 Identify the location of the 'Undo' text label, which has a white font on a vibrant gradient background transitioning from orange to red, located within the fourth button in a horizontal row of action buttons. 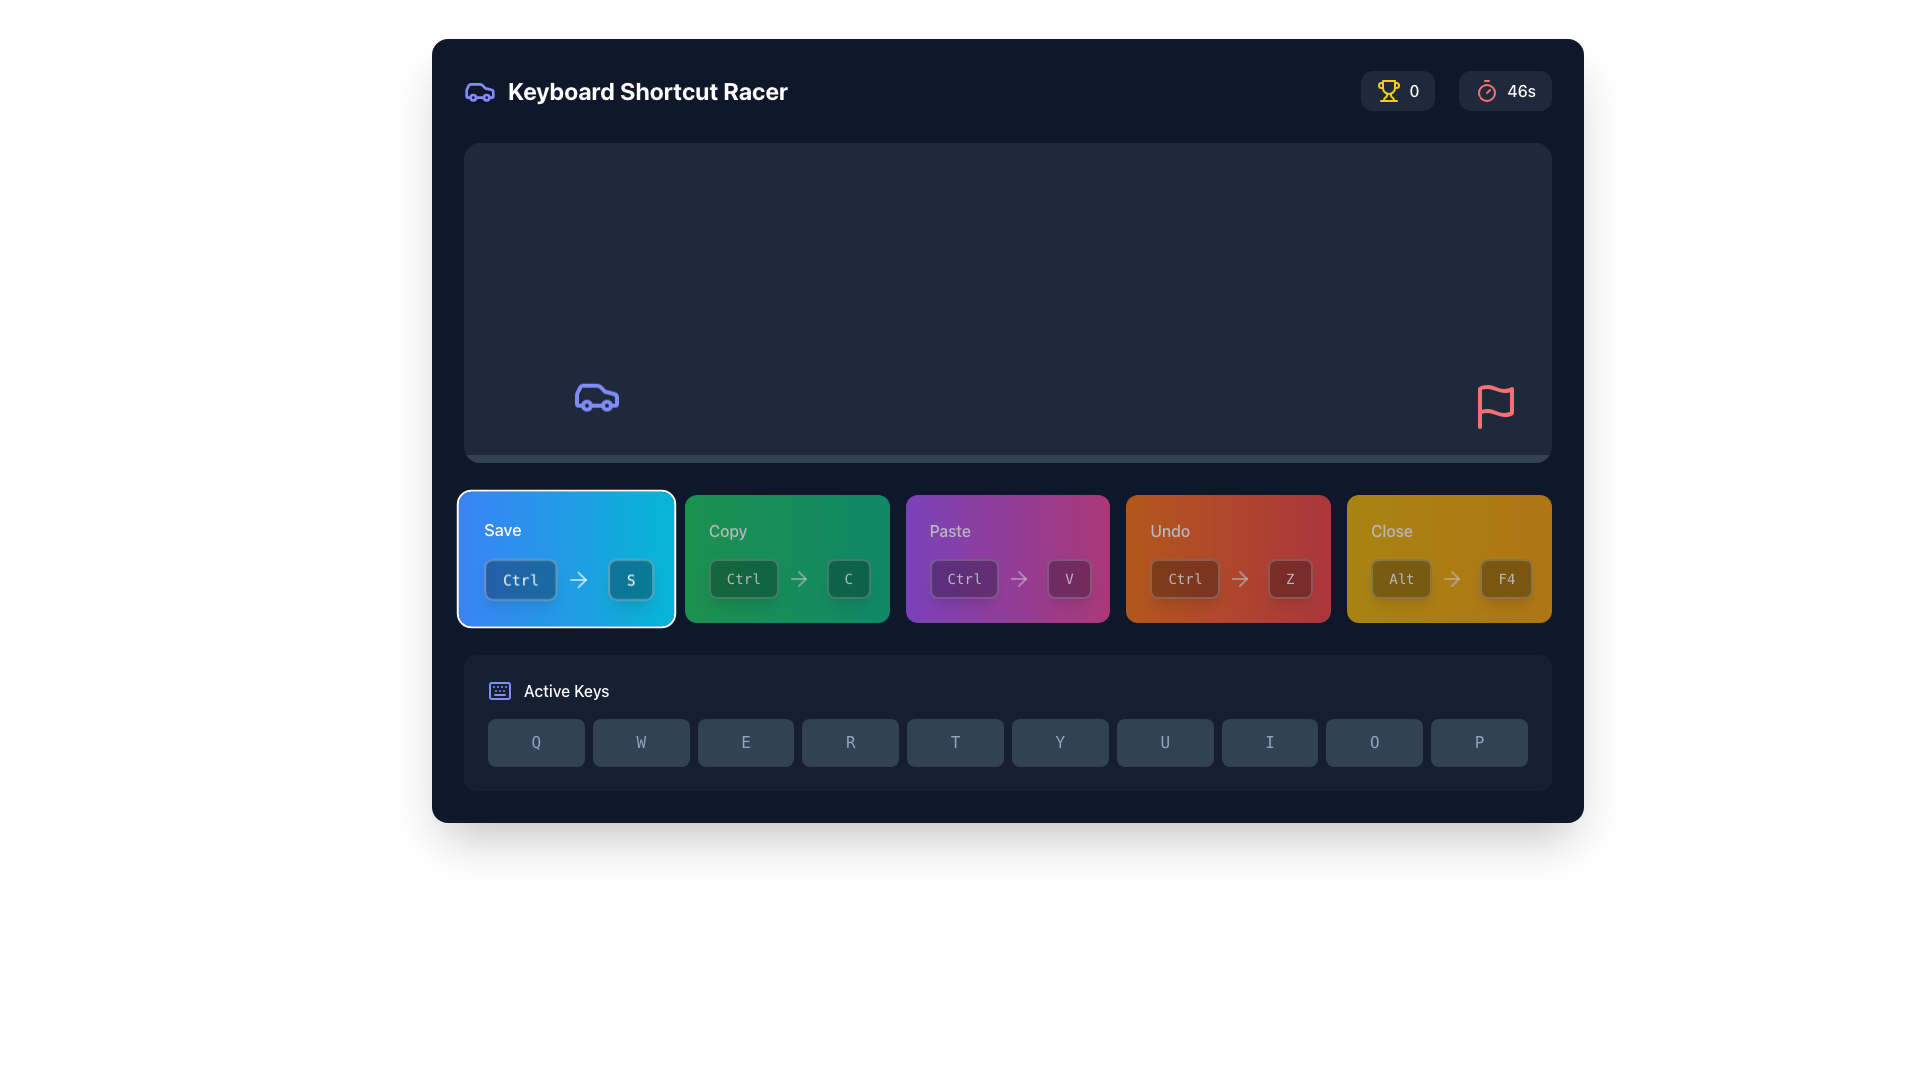
(1227, 530).